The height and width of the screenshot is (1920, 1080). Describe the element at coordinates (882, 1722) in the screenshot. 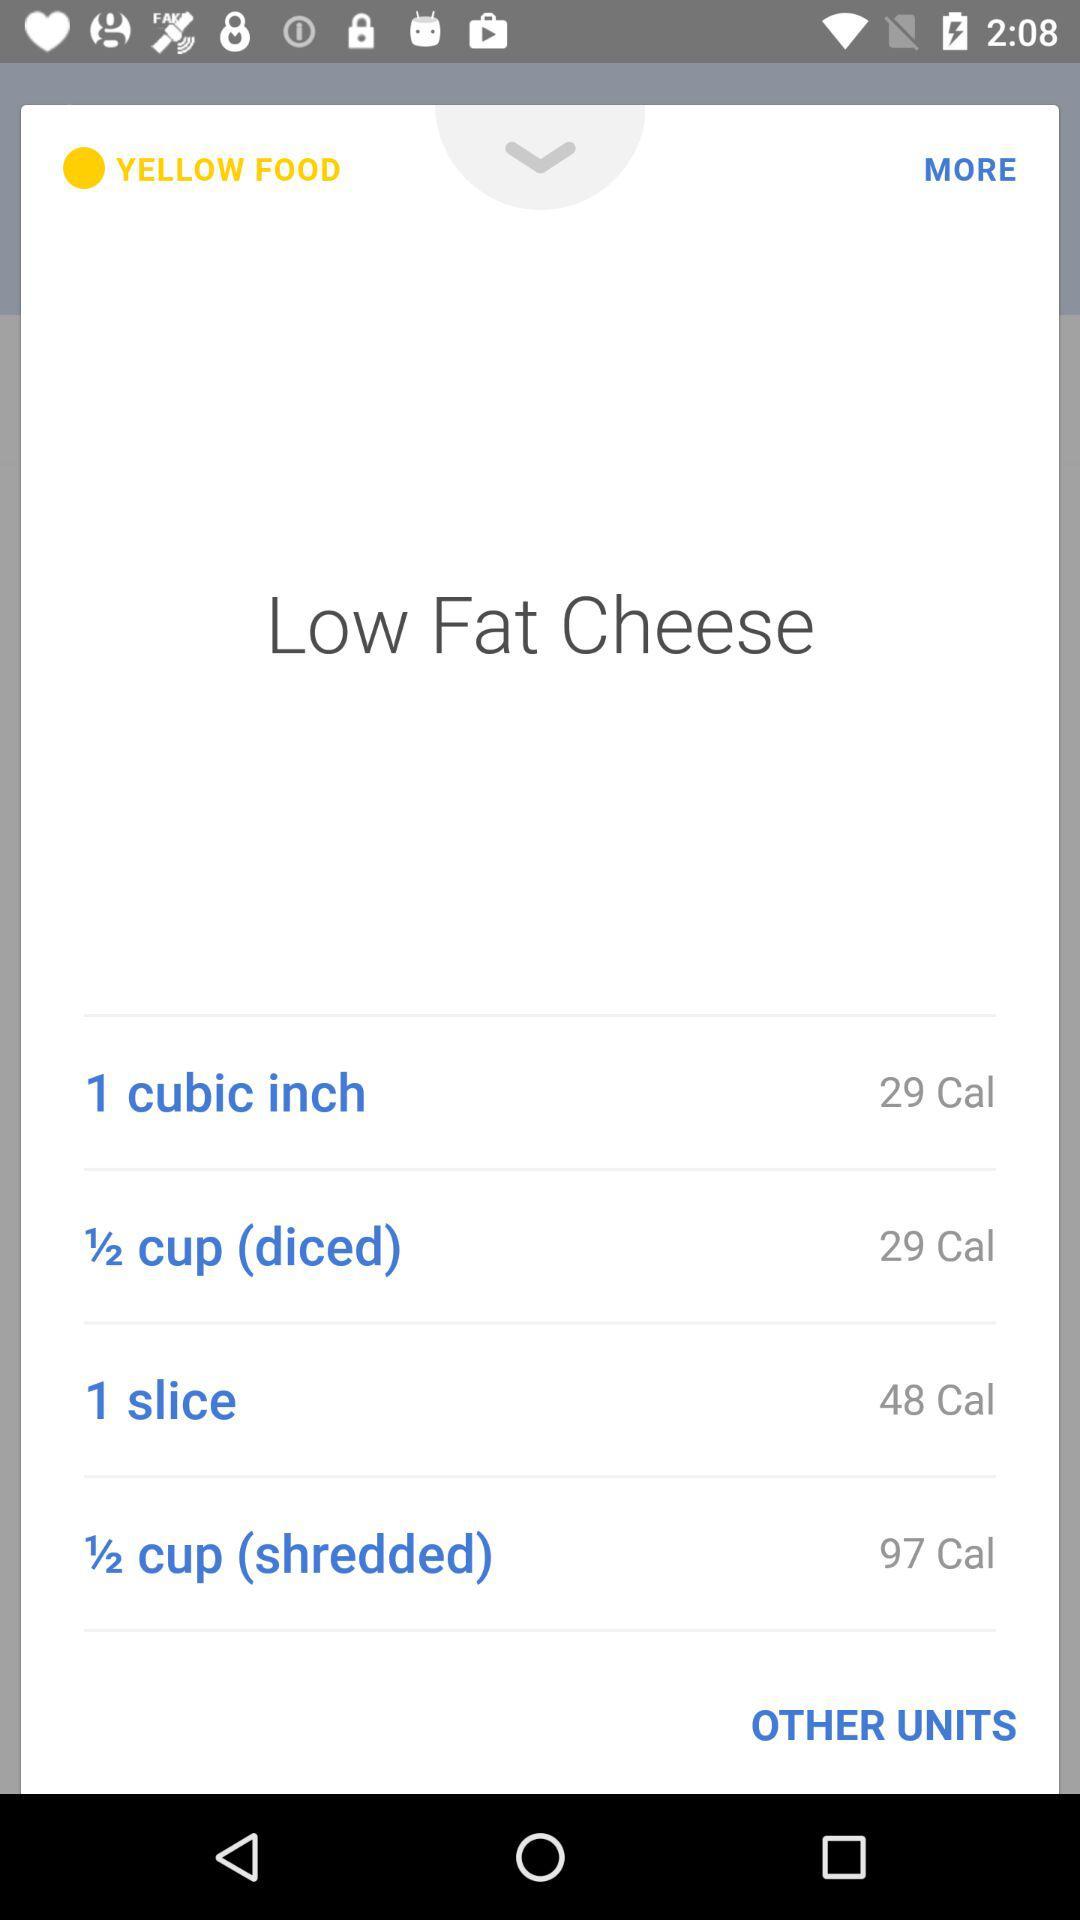

I see `the other units icon` at that location.